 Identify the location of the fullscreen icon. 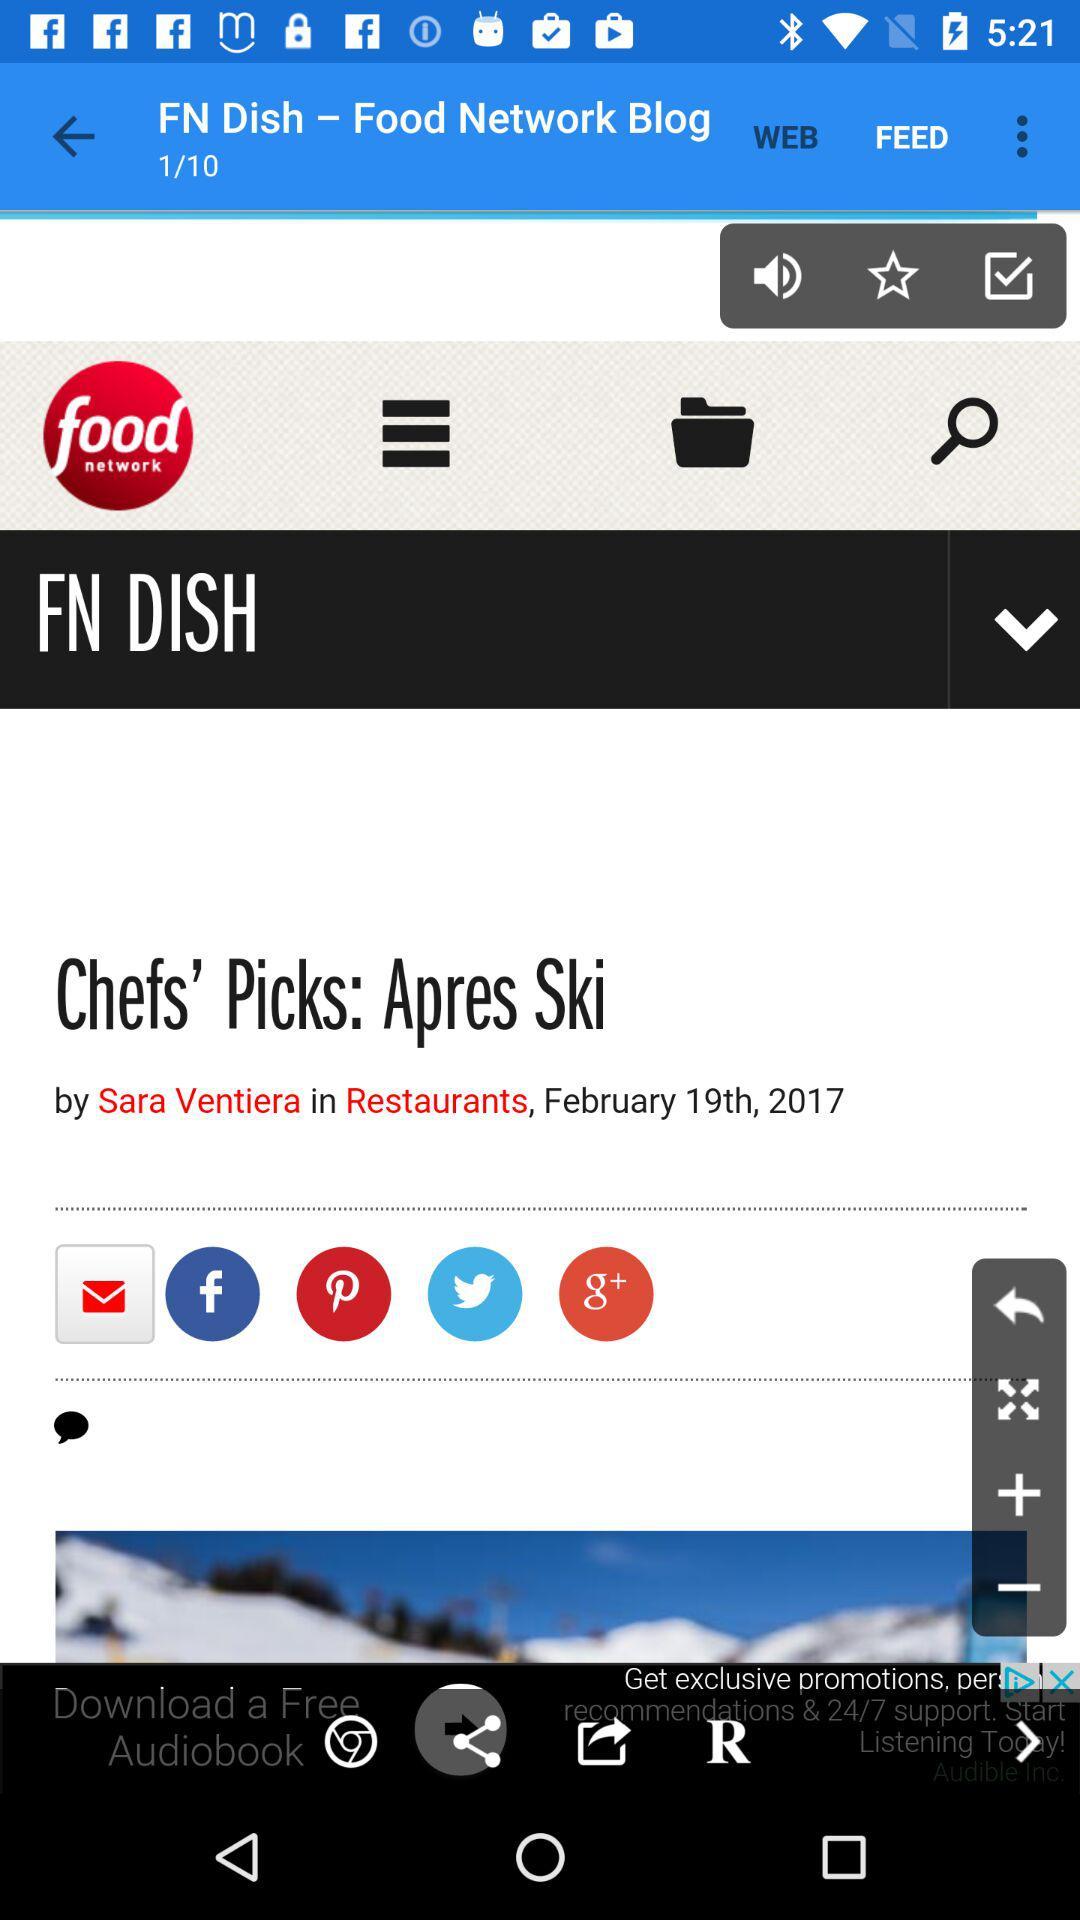
(1019, 1399).